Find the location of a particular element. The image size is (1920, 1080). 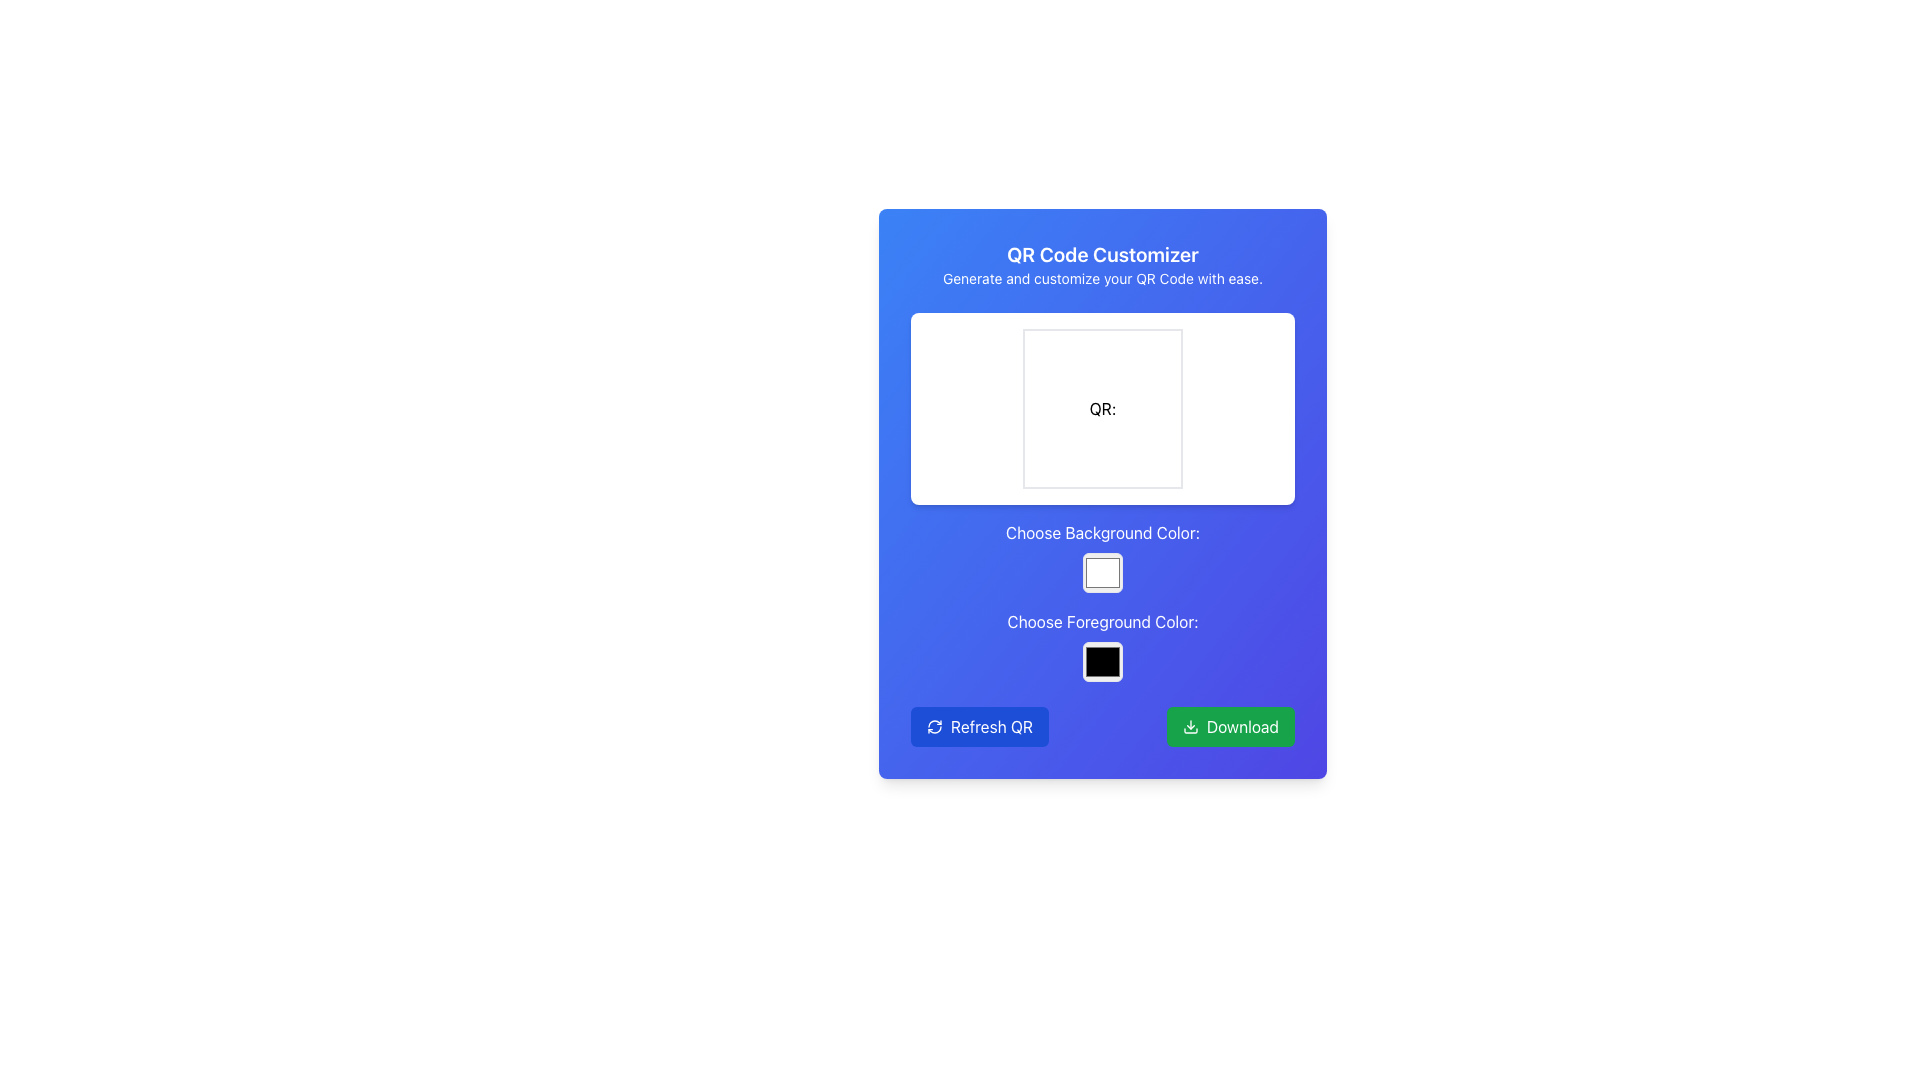

the Text Label element displaying 'Choose Foreground Color:' which is located below the 'Choose Background Color:' label, serving as a descriptor for the color selection box is located at coordinates (1102, 620).